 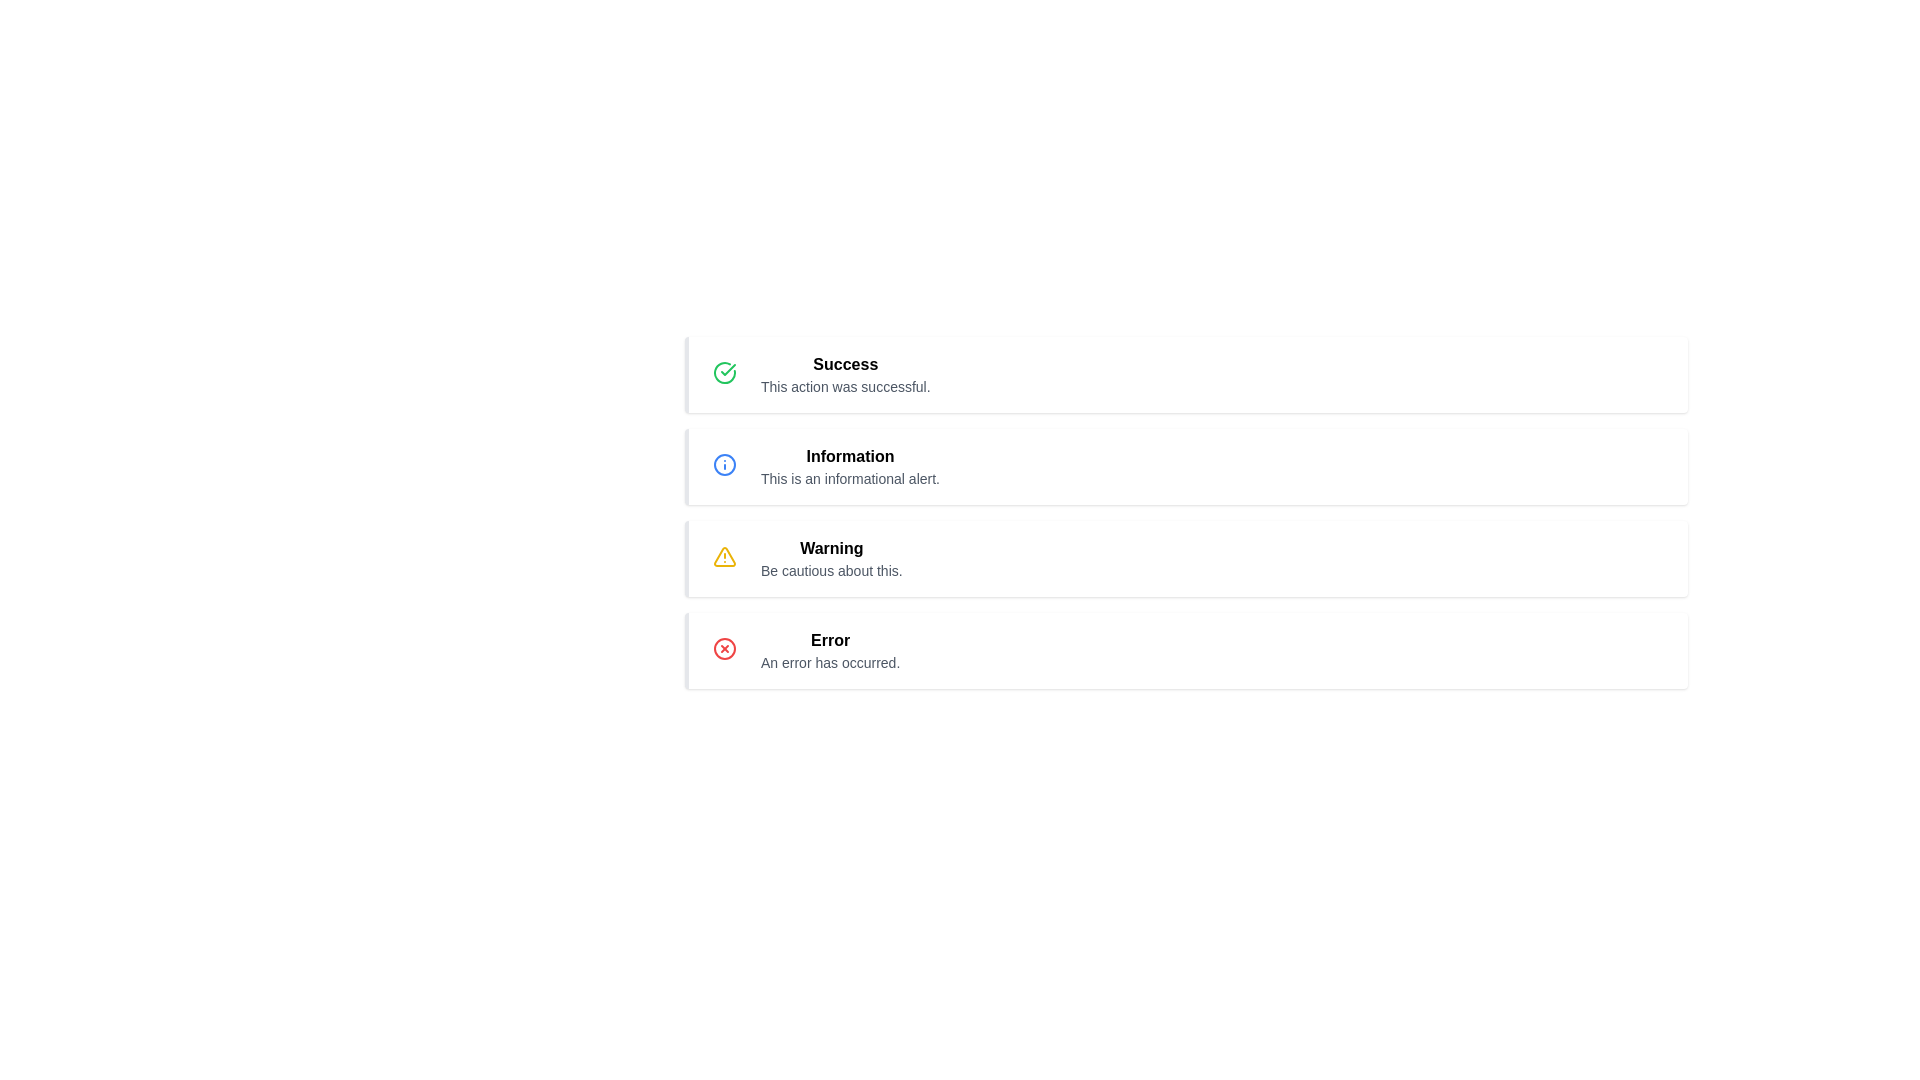 What do you see at coordinates (830, 640) in the screenshot?
I see `the text label that serves as the title for the error alert, located at the bottom of the vertical list of alert items` at bounding box center [830, 640].